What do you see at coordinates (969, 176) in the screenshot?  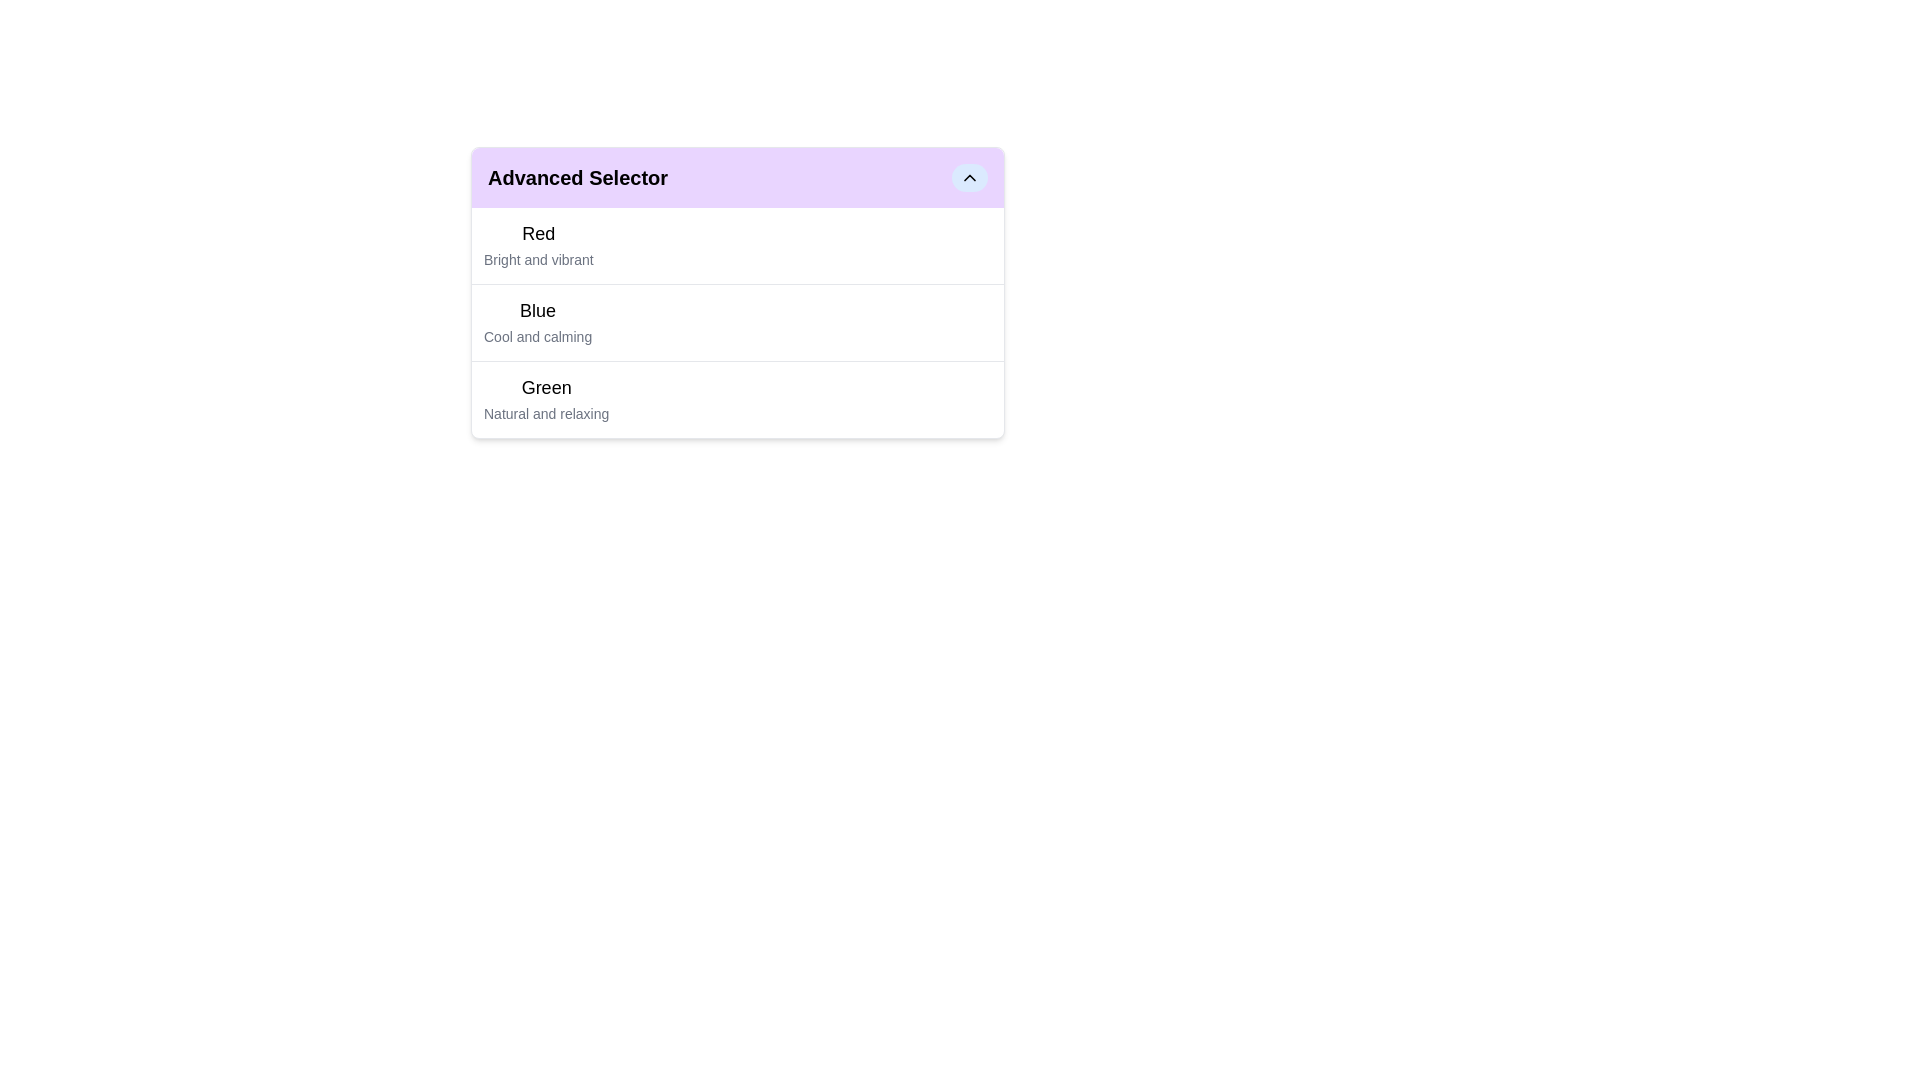 I see `the chevron icon located in the top-right corner of the 'Advanced Selector' component to focus it` at bounding box center [969, 176].